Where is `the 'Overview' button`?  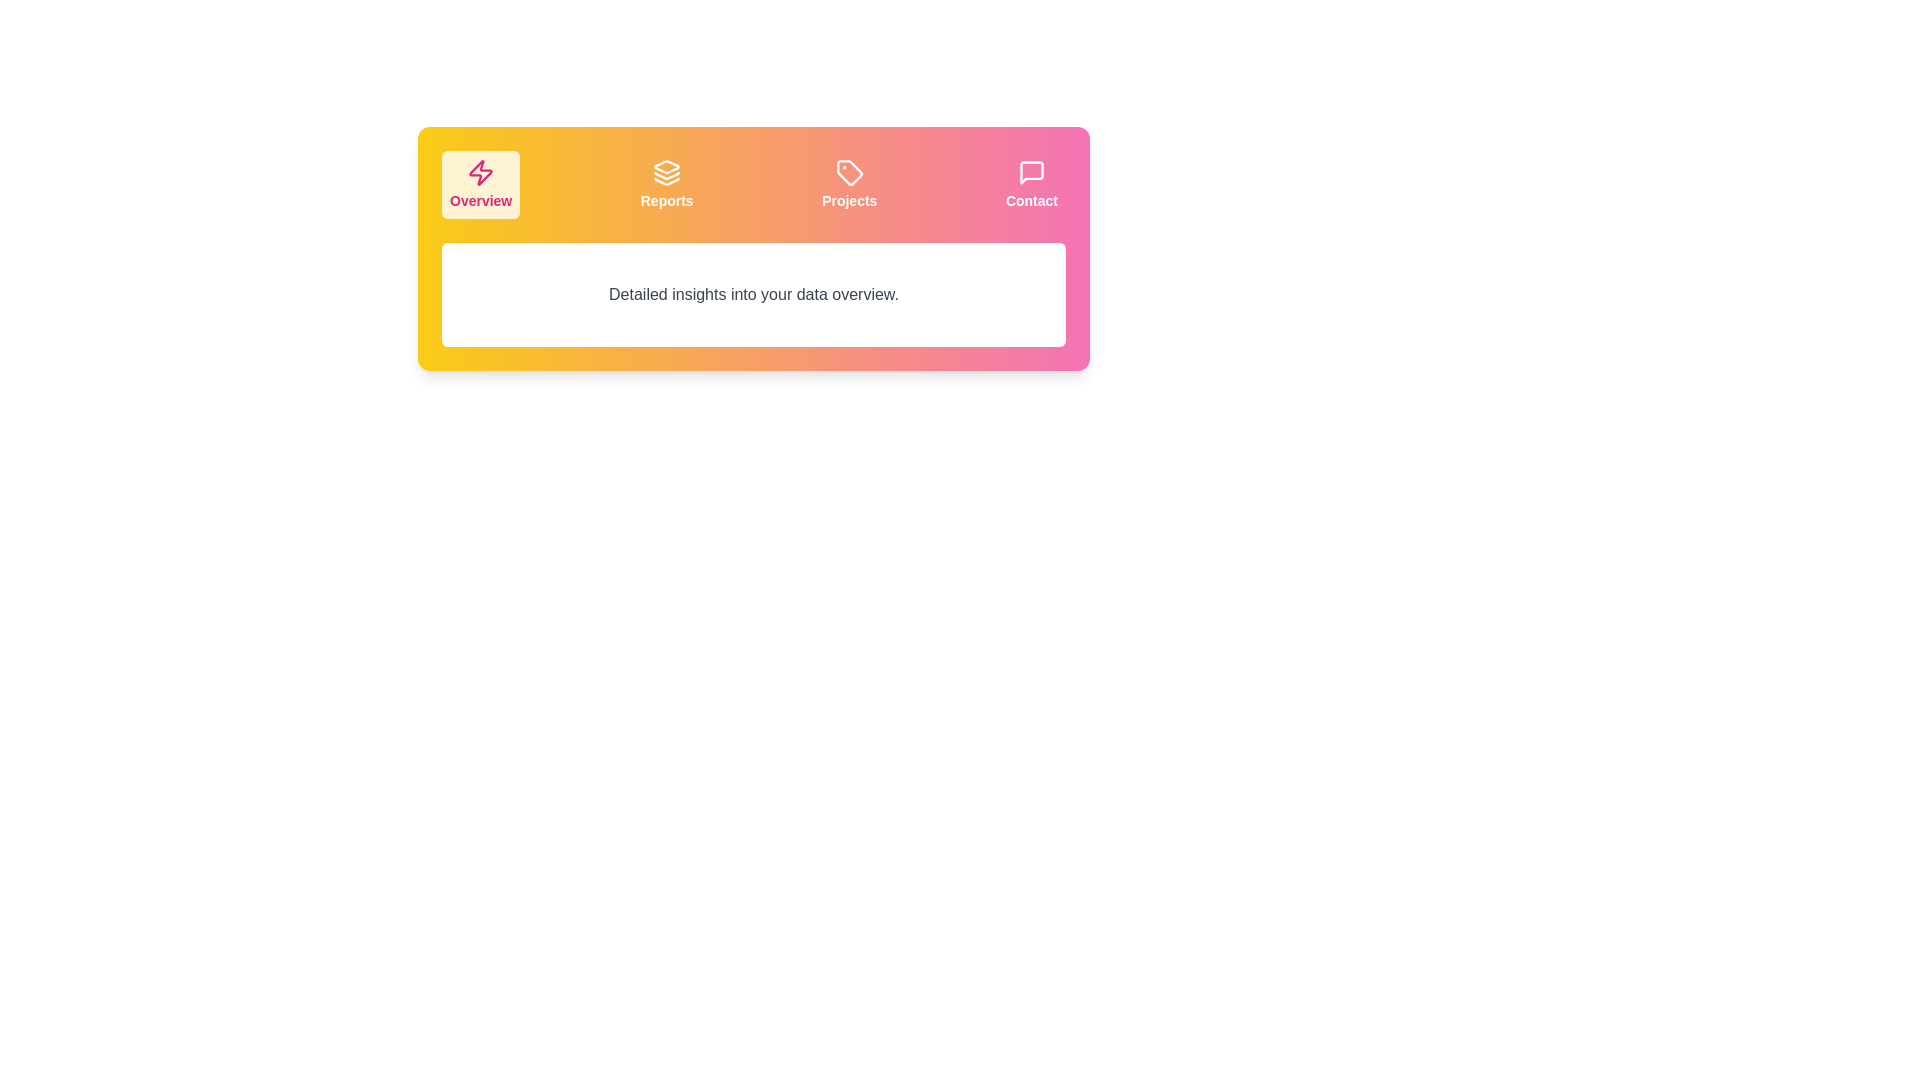 the 'Overview' button is located at coordinates (481, 185).